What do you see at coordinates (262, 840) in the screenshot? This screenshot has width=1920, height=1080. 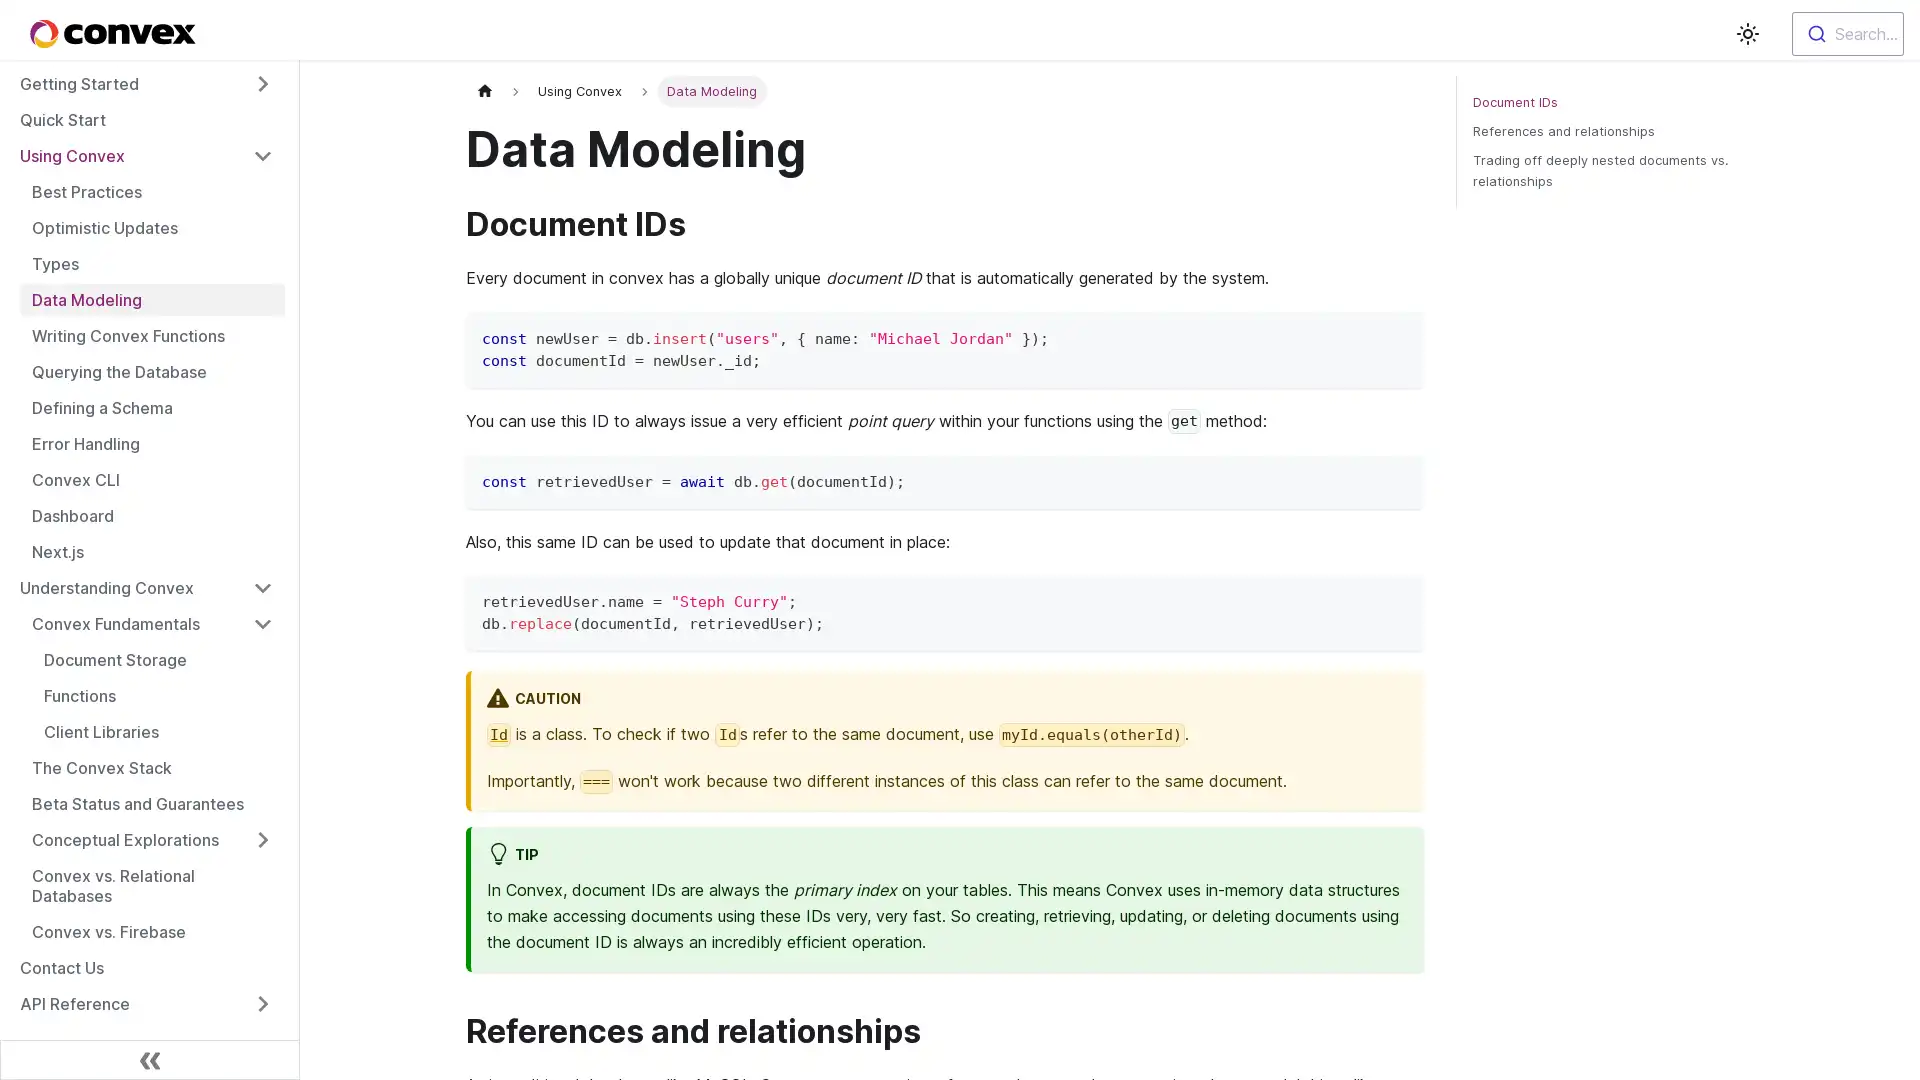 I see `Toggle the collapsible sidebar category 'Conceptual Explorations'` at bounding box center [262, 840].